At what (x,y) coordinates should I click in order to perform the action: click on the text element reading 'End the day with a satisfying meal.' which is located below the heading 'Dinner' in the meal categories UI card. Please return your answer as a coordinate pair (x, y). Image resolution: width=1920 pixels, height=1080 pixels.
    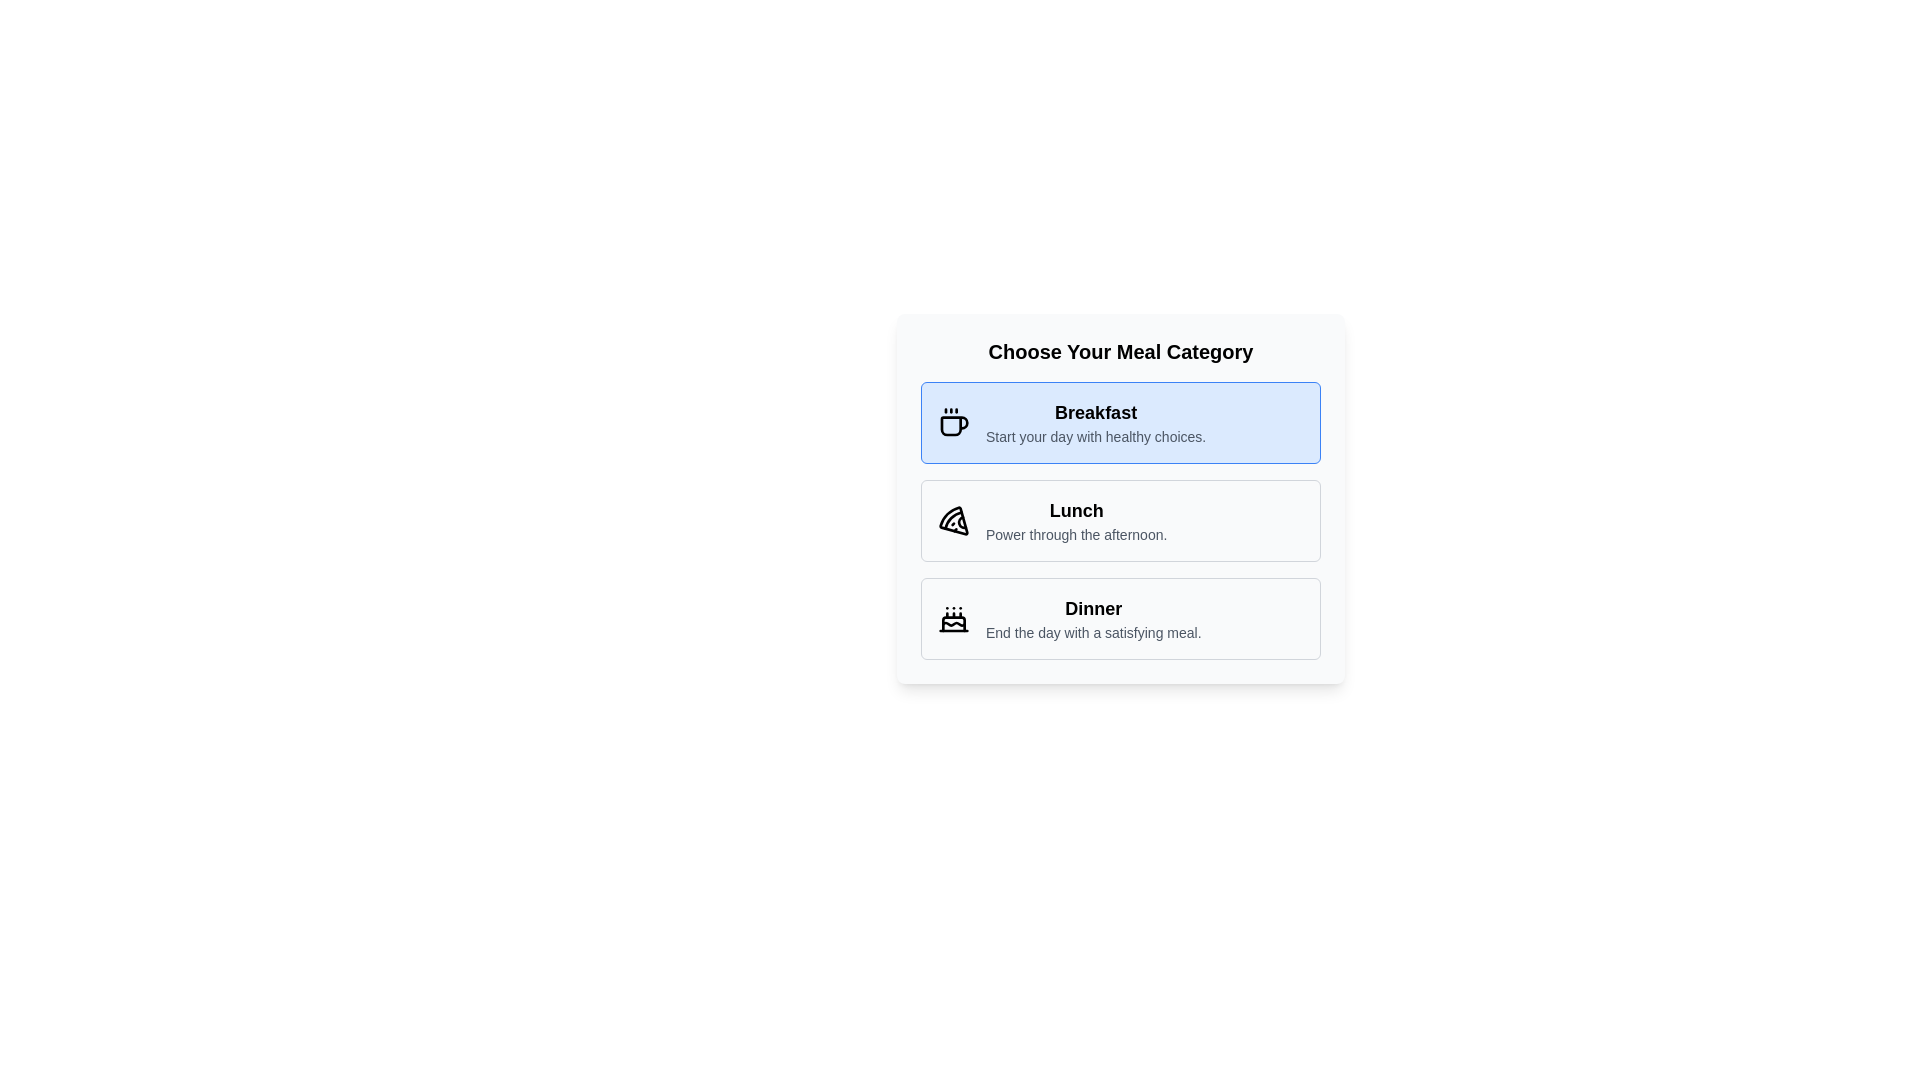
    Looking at the image, I should click on (1092, 632).